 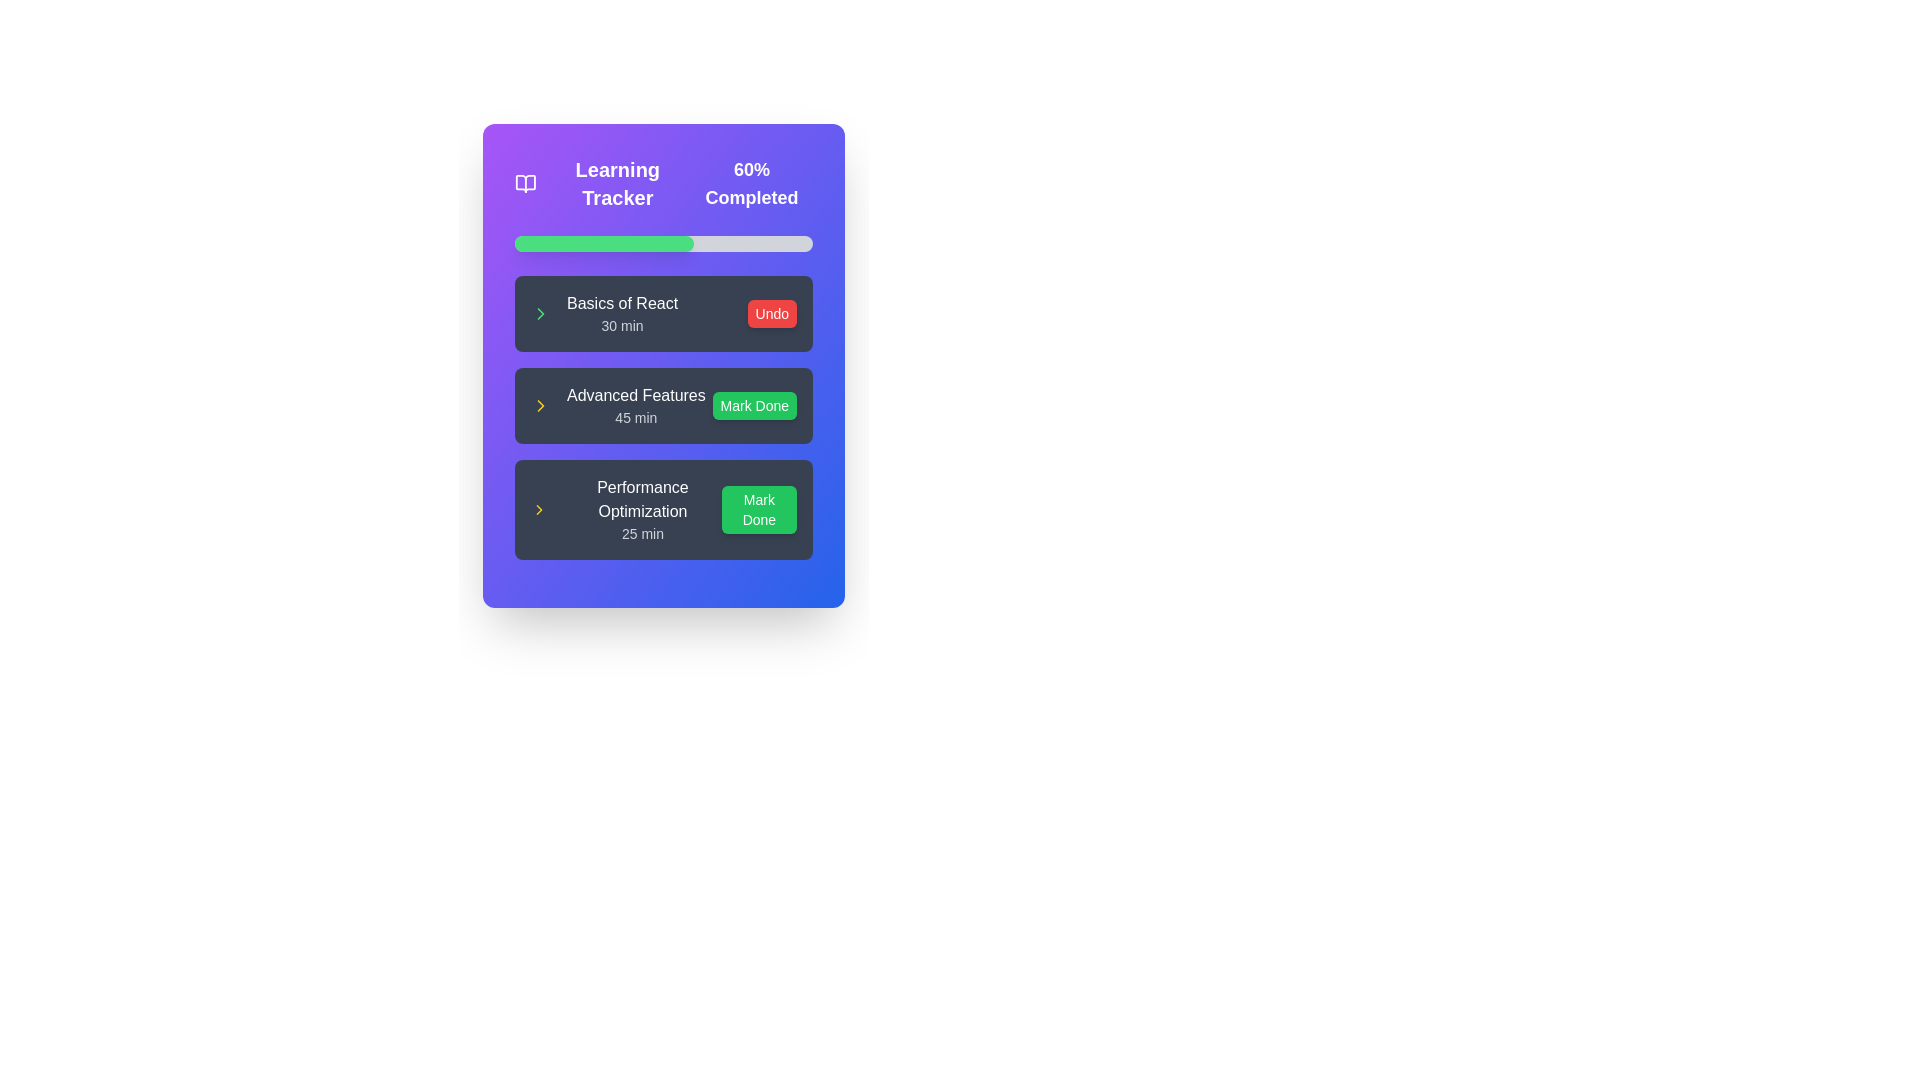 I want to click on the rightwards pointing yellow chevron icon located at the left side of the 'Advanced Features' module, so click(x=541, y=405).